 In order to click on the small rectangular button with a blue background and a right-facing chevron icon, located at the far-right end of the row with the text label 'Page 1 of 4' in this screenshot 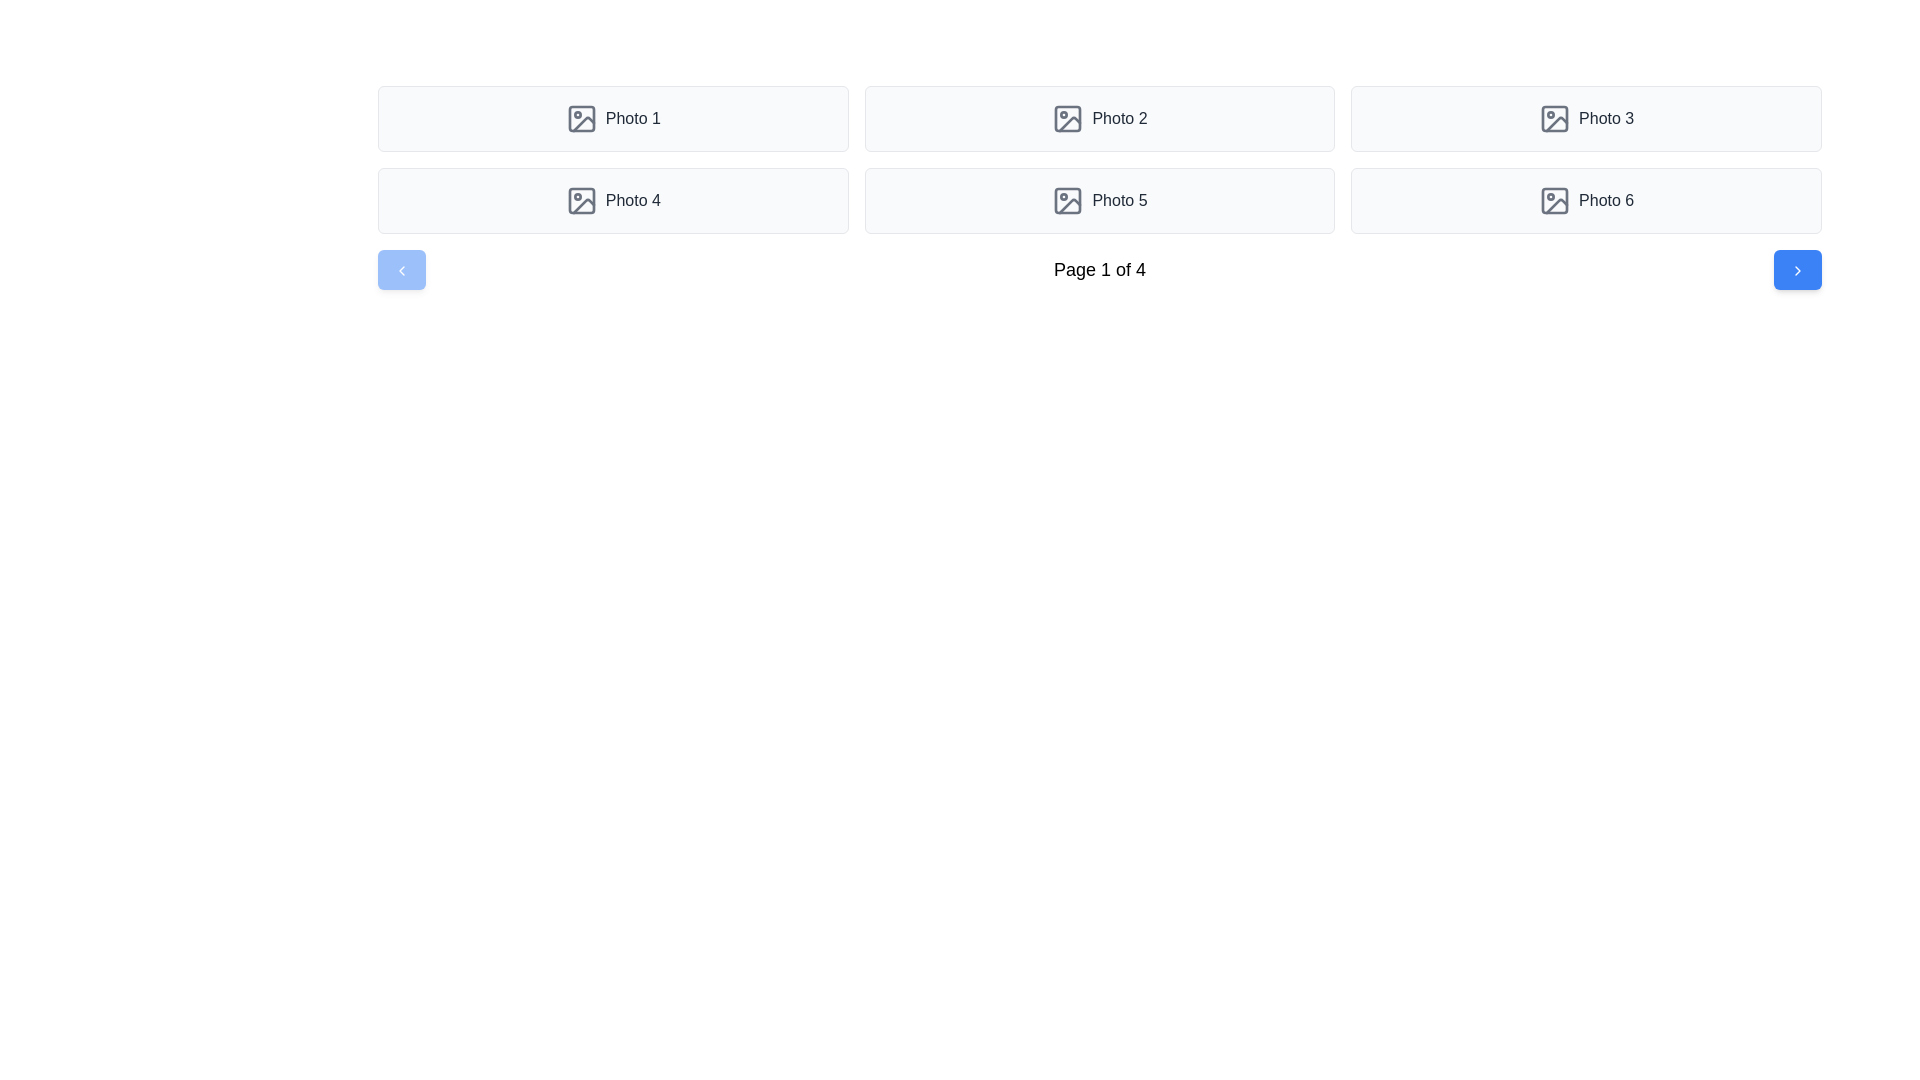, I will do `click(1798, 270)`.